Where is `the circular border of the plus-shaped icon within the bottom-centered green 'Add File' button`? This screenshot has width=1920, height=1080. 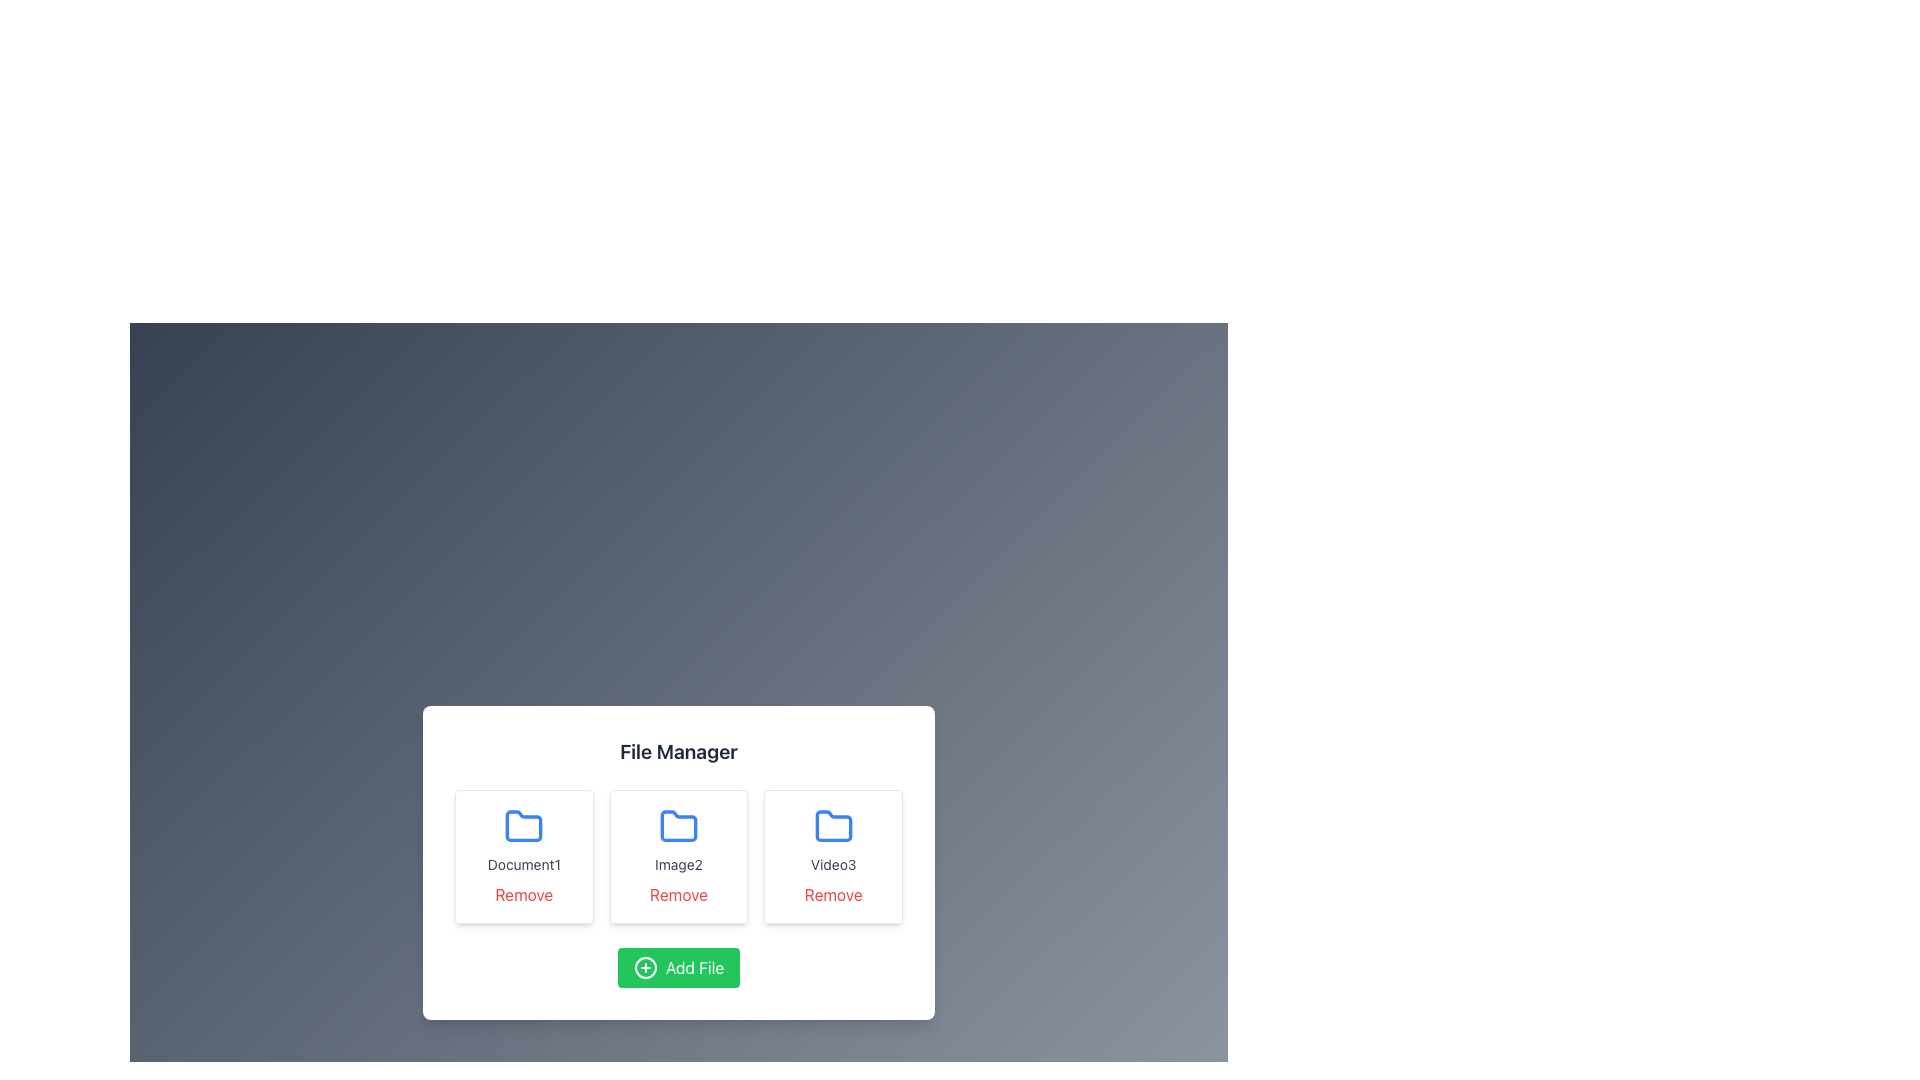 the circular border of the plus-shaped icon within the bottom-centered green 'Add File' button is located at coordinates (645, 967).